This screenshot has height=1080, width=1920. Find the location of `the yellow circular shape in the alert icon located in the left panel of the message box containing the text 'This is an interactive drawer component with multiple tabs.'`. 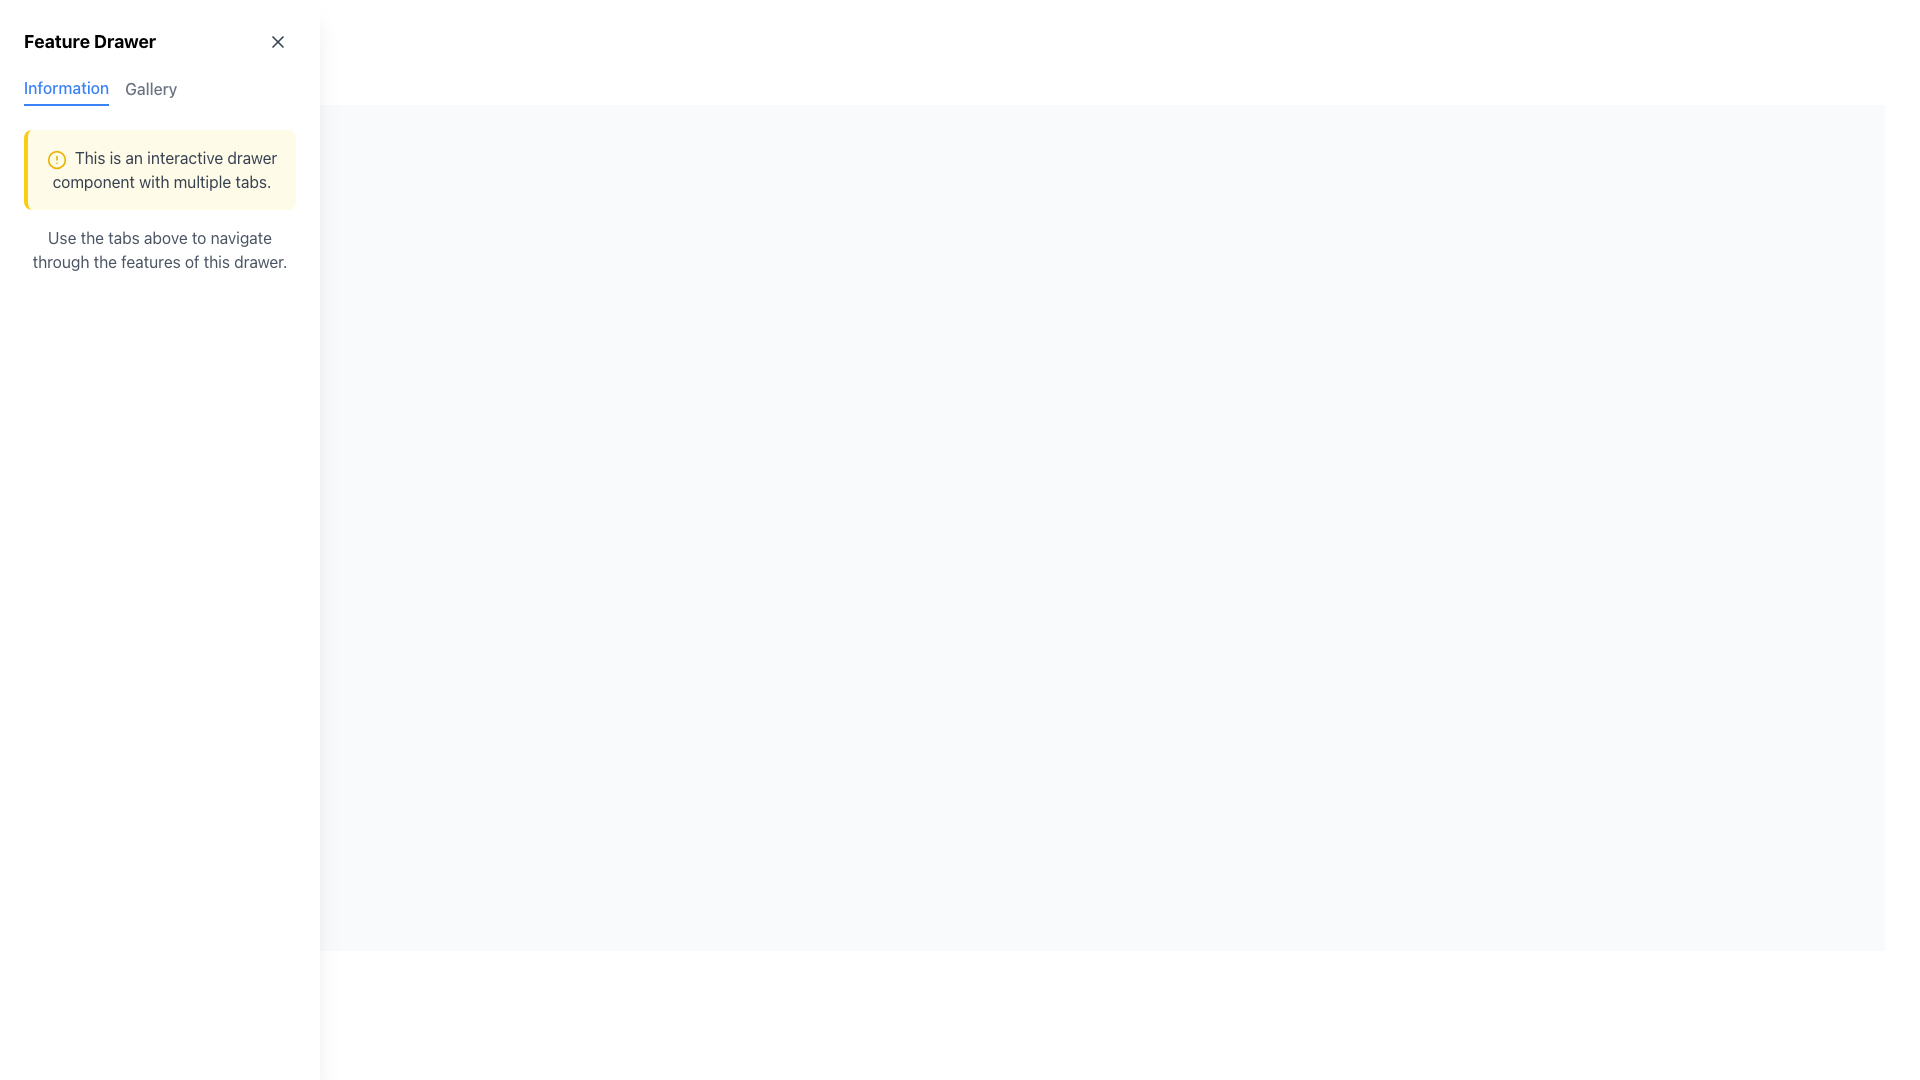

the yellow circular shape in the alert icon located in the left panel of the message box containing the text 'This is an interactive drawer component with multiple tabs.' is located at coordinates (56, 158).